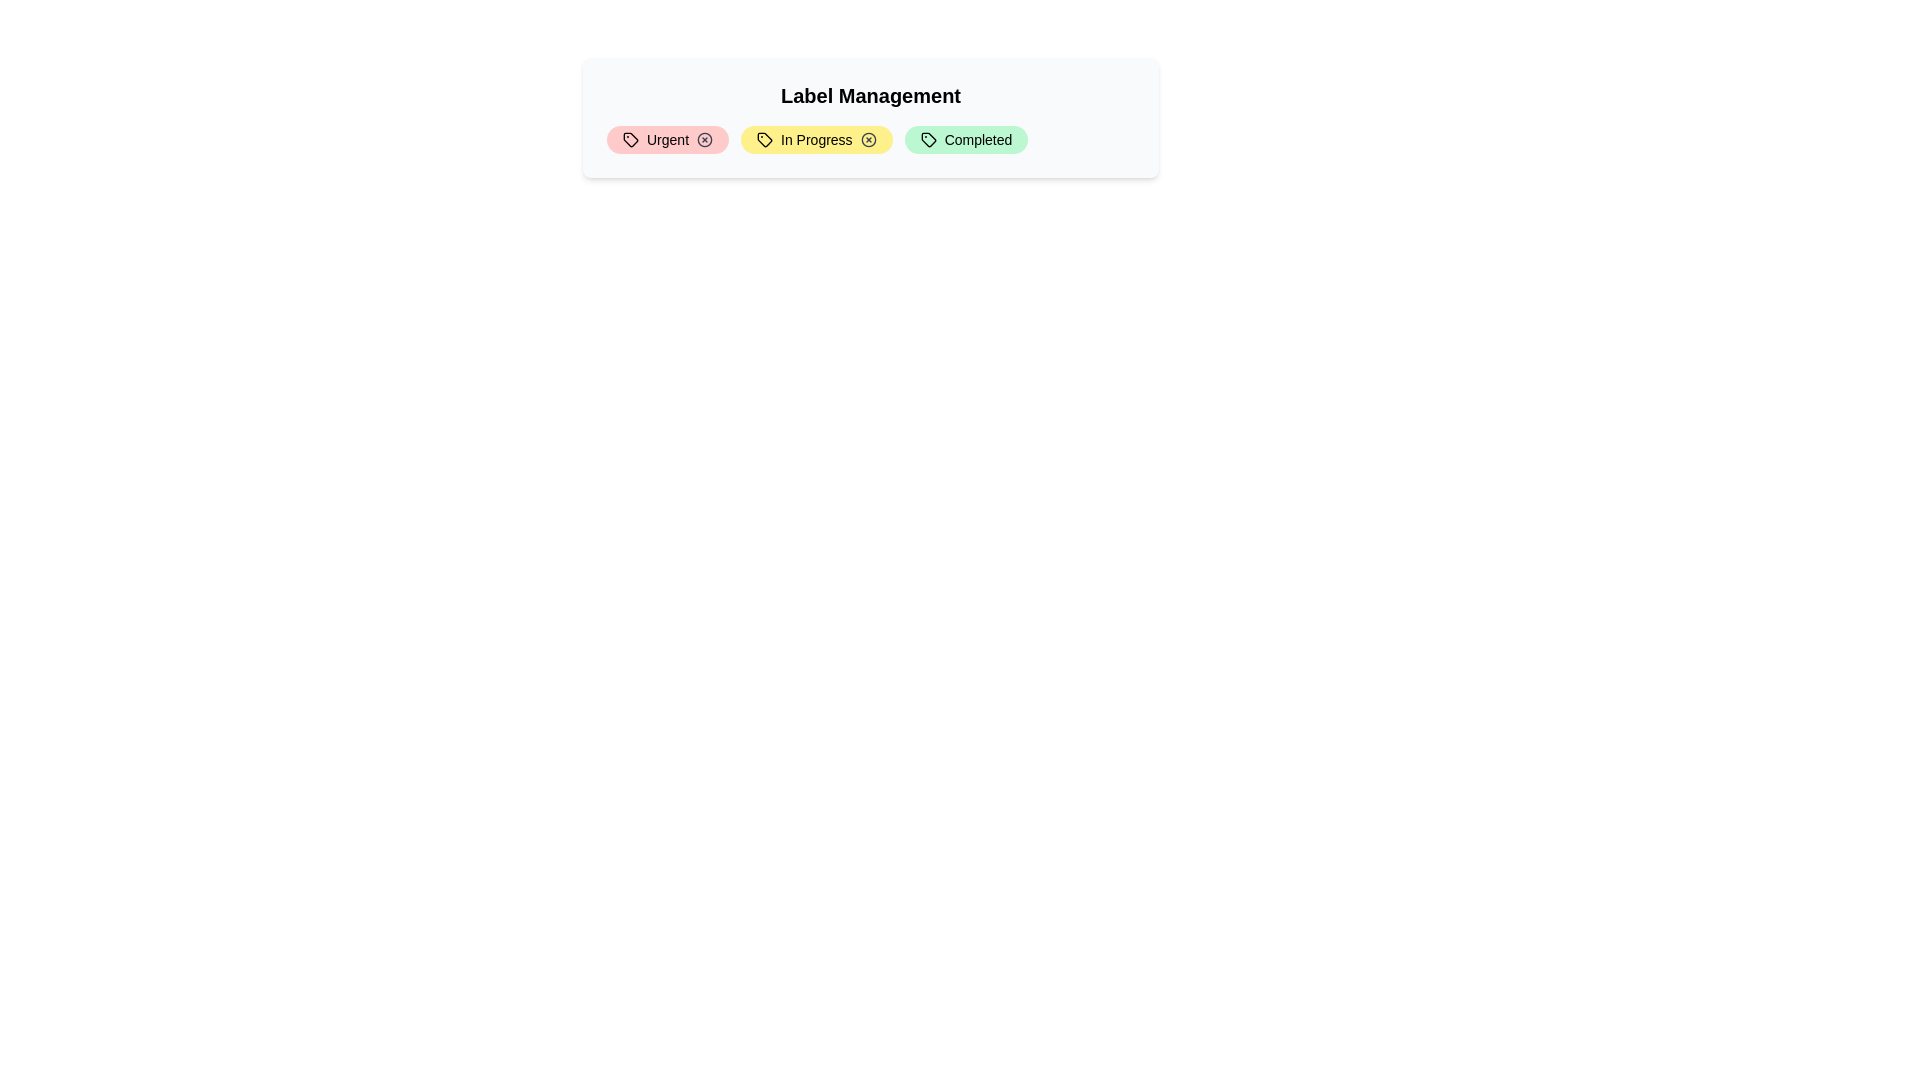 The image size is (1920, 1080). What do you see at coordinates (868, 138) in the screenshot?
I see `the close button of the label In Progress to remove it` at bounding box center [868, 138].